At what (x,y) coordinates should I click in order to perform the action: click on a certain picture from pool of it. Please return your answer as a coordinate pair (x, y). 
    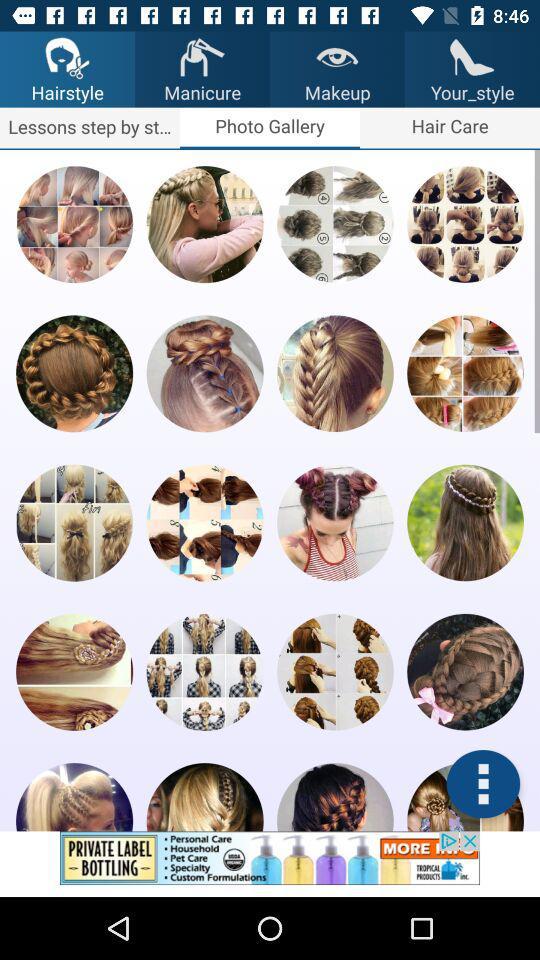
    Looking at the image, I should click on (73, 672).